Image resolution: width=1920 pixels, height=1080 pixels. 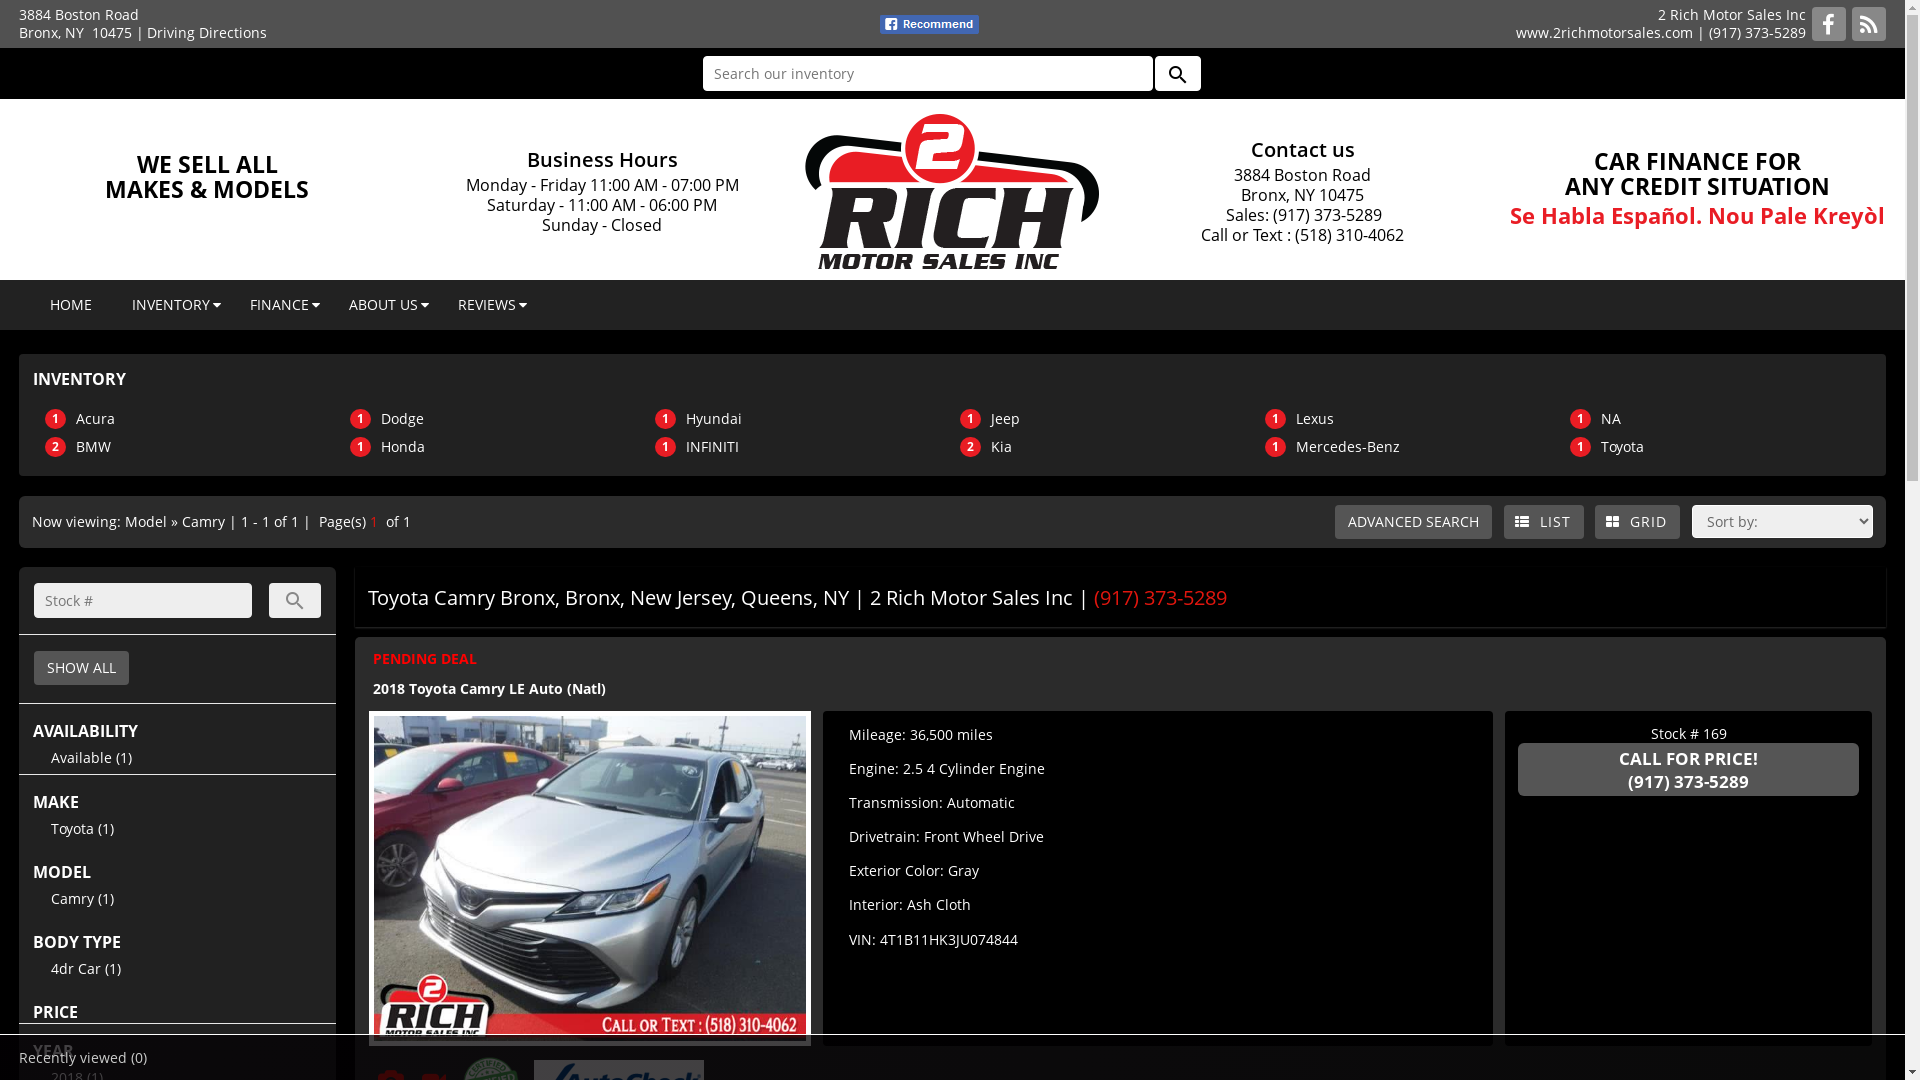 What do you see at coordinates (1334, 520) in the screenshot?
I see `'ADVANCED SEARCH'` at bounding box center [1334, 520].